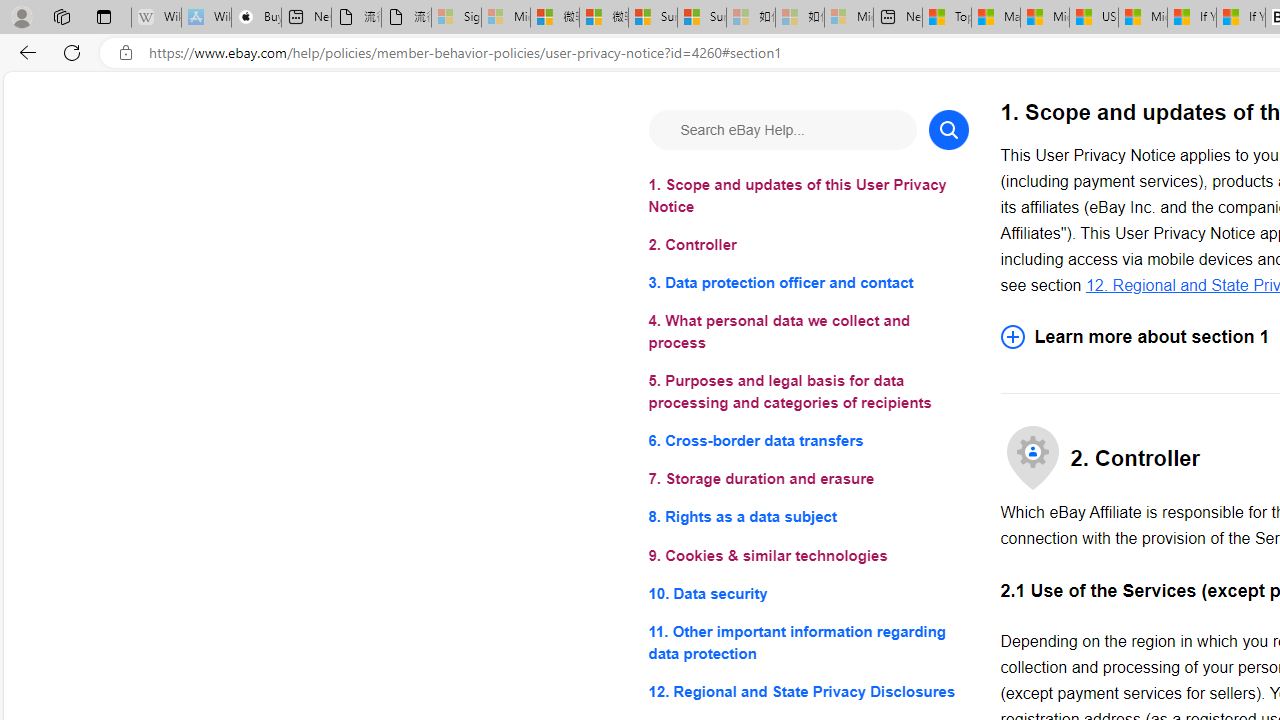 This screenshot has width=1280, height=720. I want to click on '10. Data security', so click(808, 592).